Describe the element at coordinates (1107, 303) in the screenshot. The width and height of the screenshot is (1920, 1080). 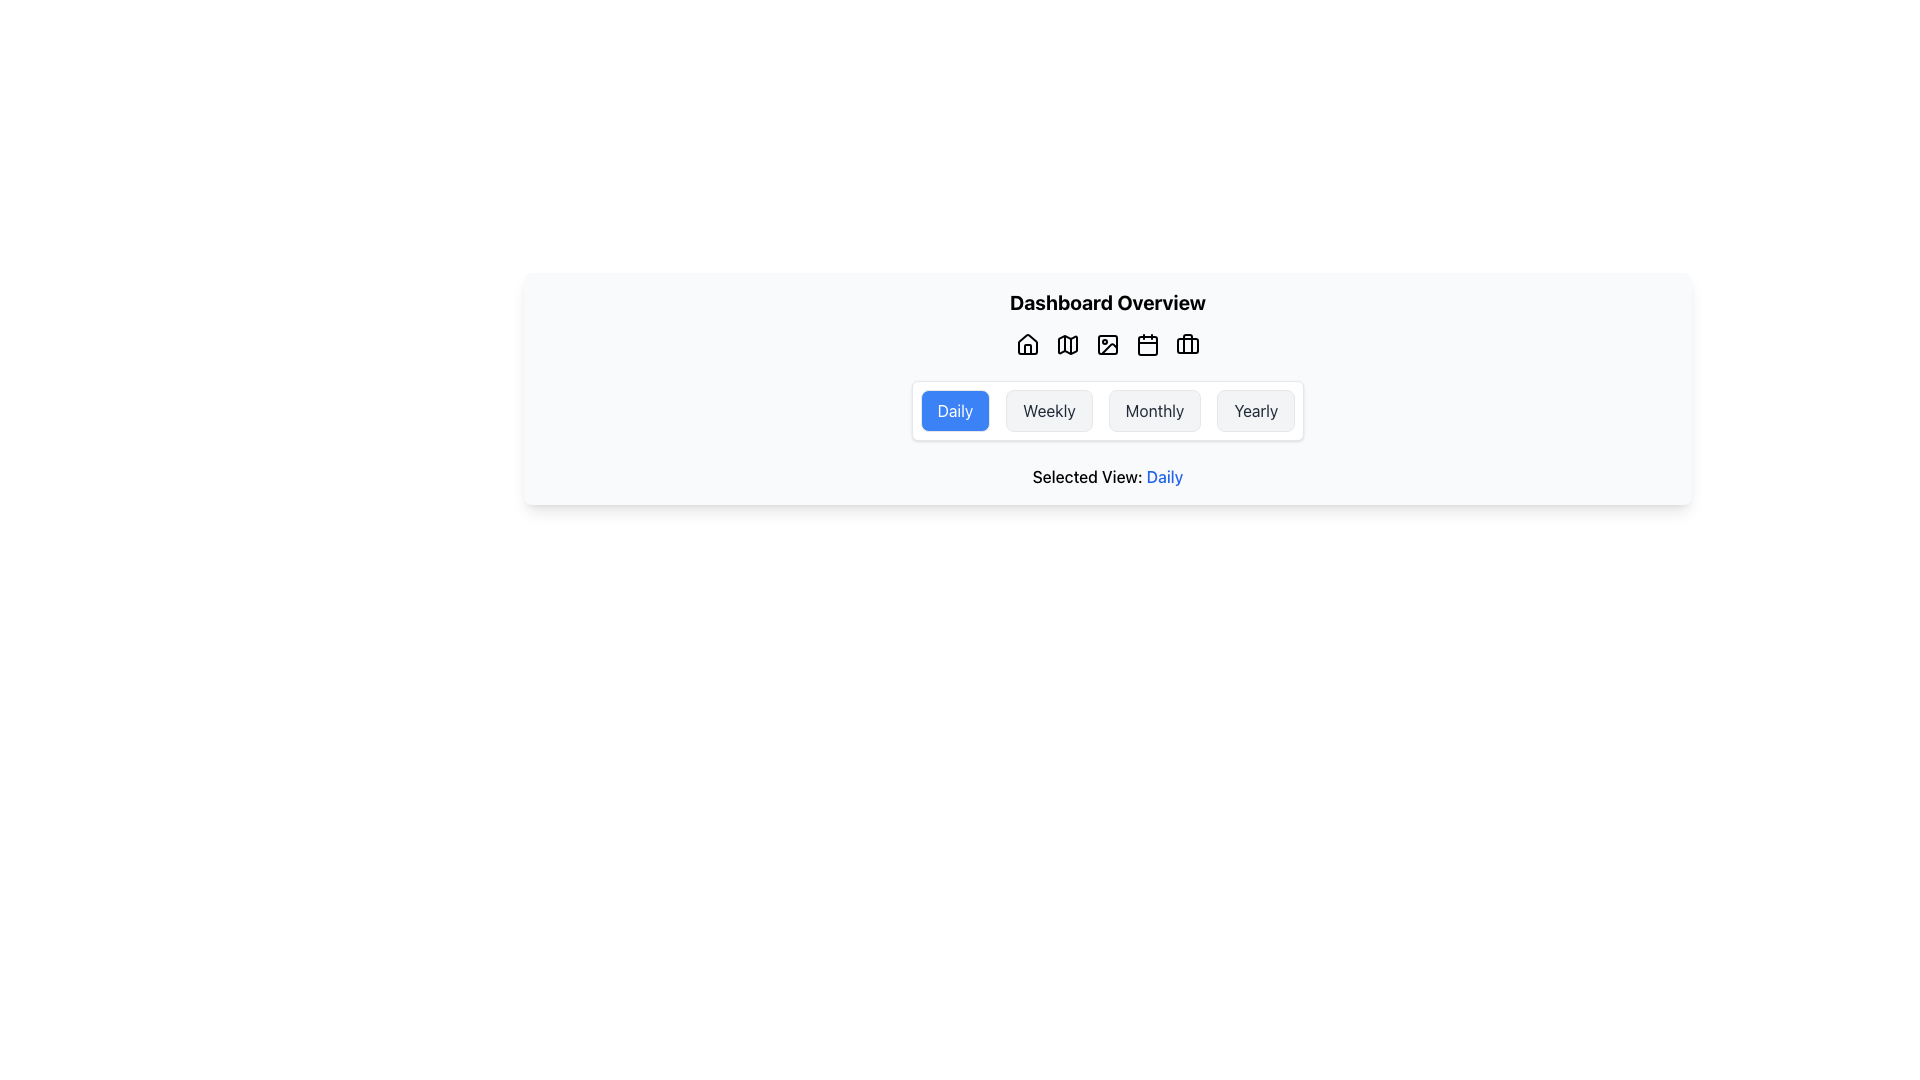
I see `the static text header 'Dashboard Overview', which is styled with a bold, extra-large font and is centered at the top of the panel` at that location.